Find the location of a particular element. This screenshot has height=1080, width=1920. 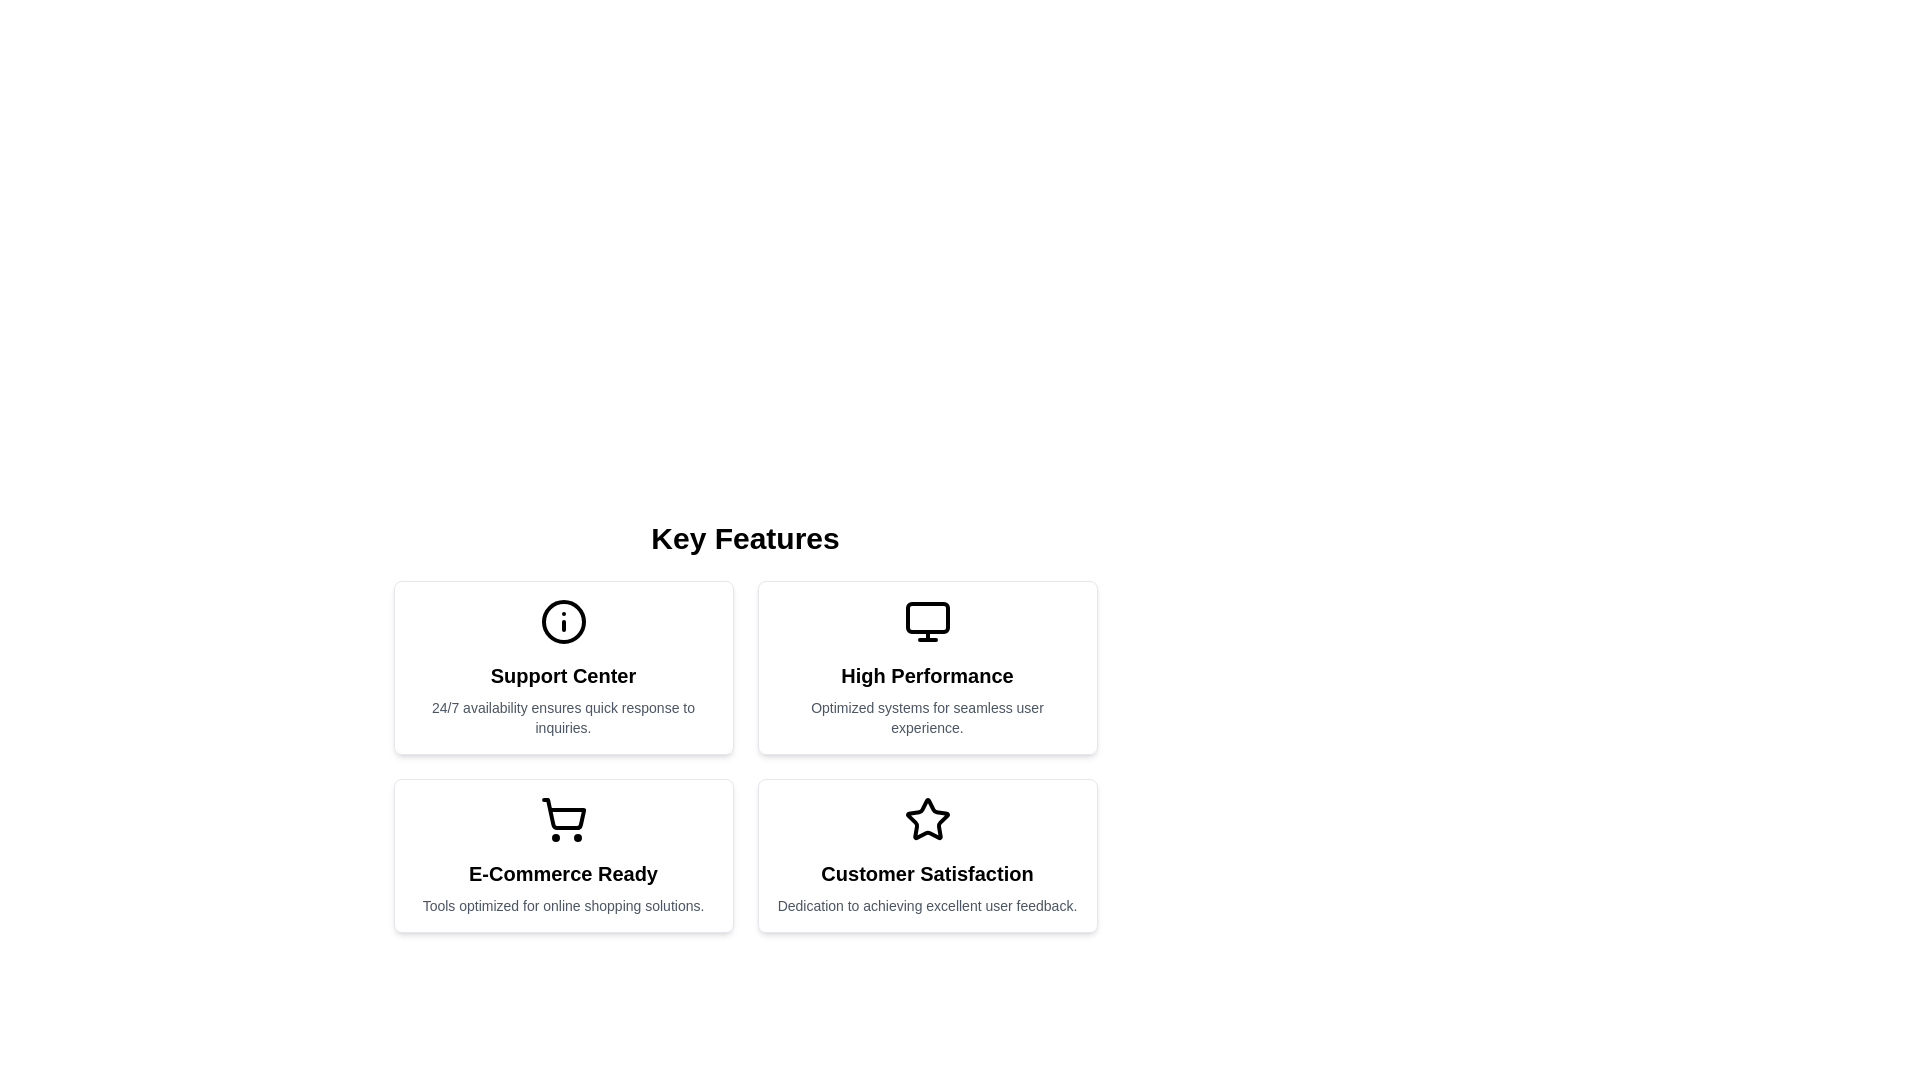

text displayed in the text area below the 'Support Center' title, which states '24/7 availability ensures quick response to inquiries.' is located at coordinates (562, 716).